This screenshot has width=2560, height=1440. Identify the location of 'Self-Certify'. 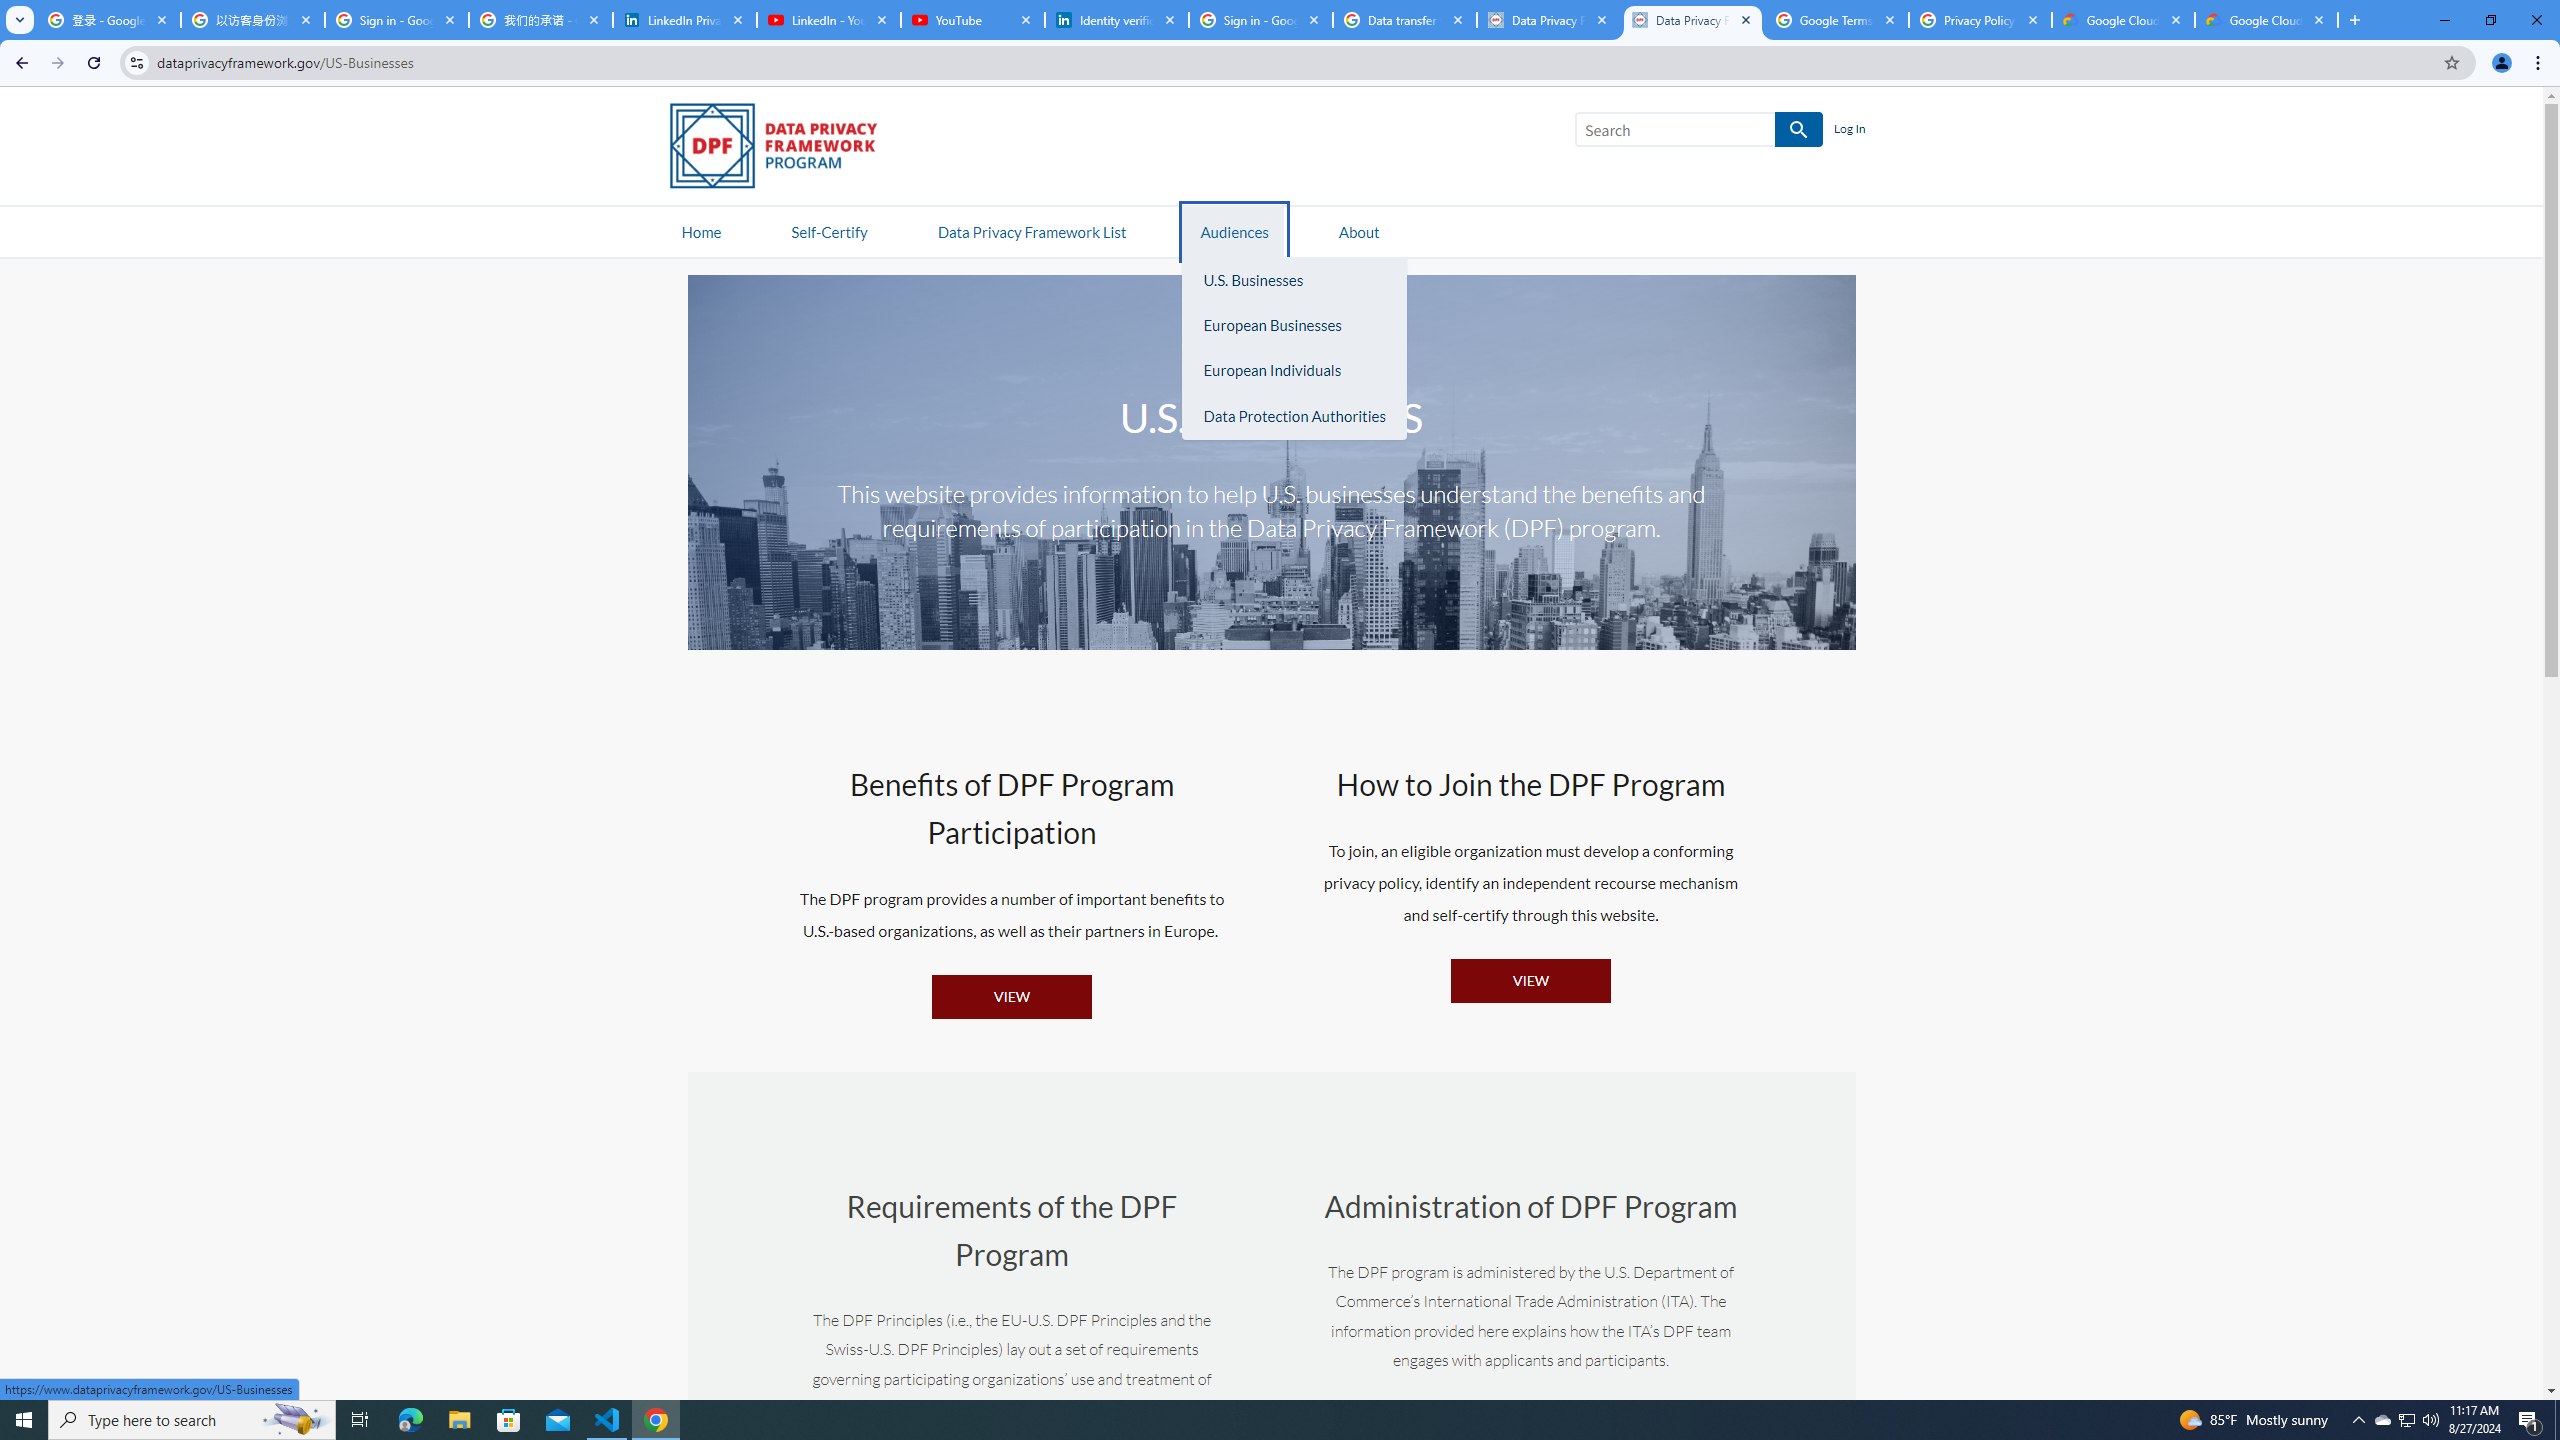
(828, 230).